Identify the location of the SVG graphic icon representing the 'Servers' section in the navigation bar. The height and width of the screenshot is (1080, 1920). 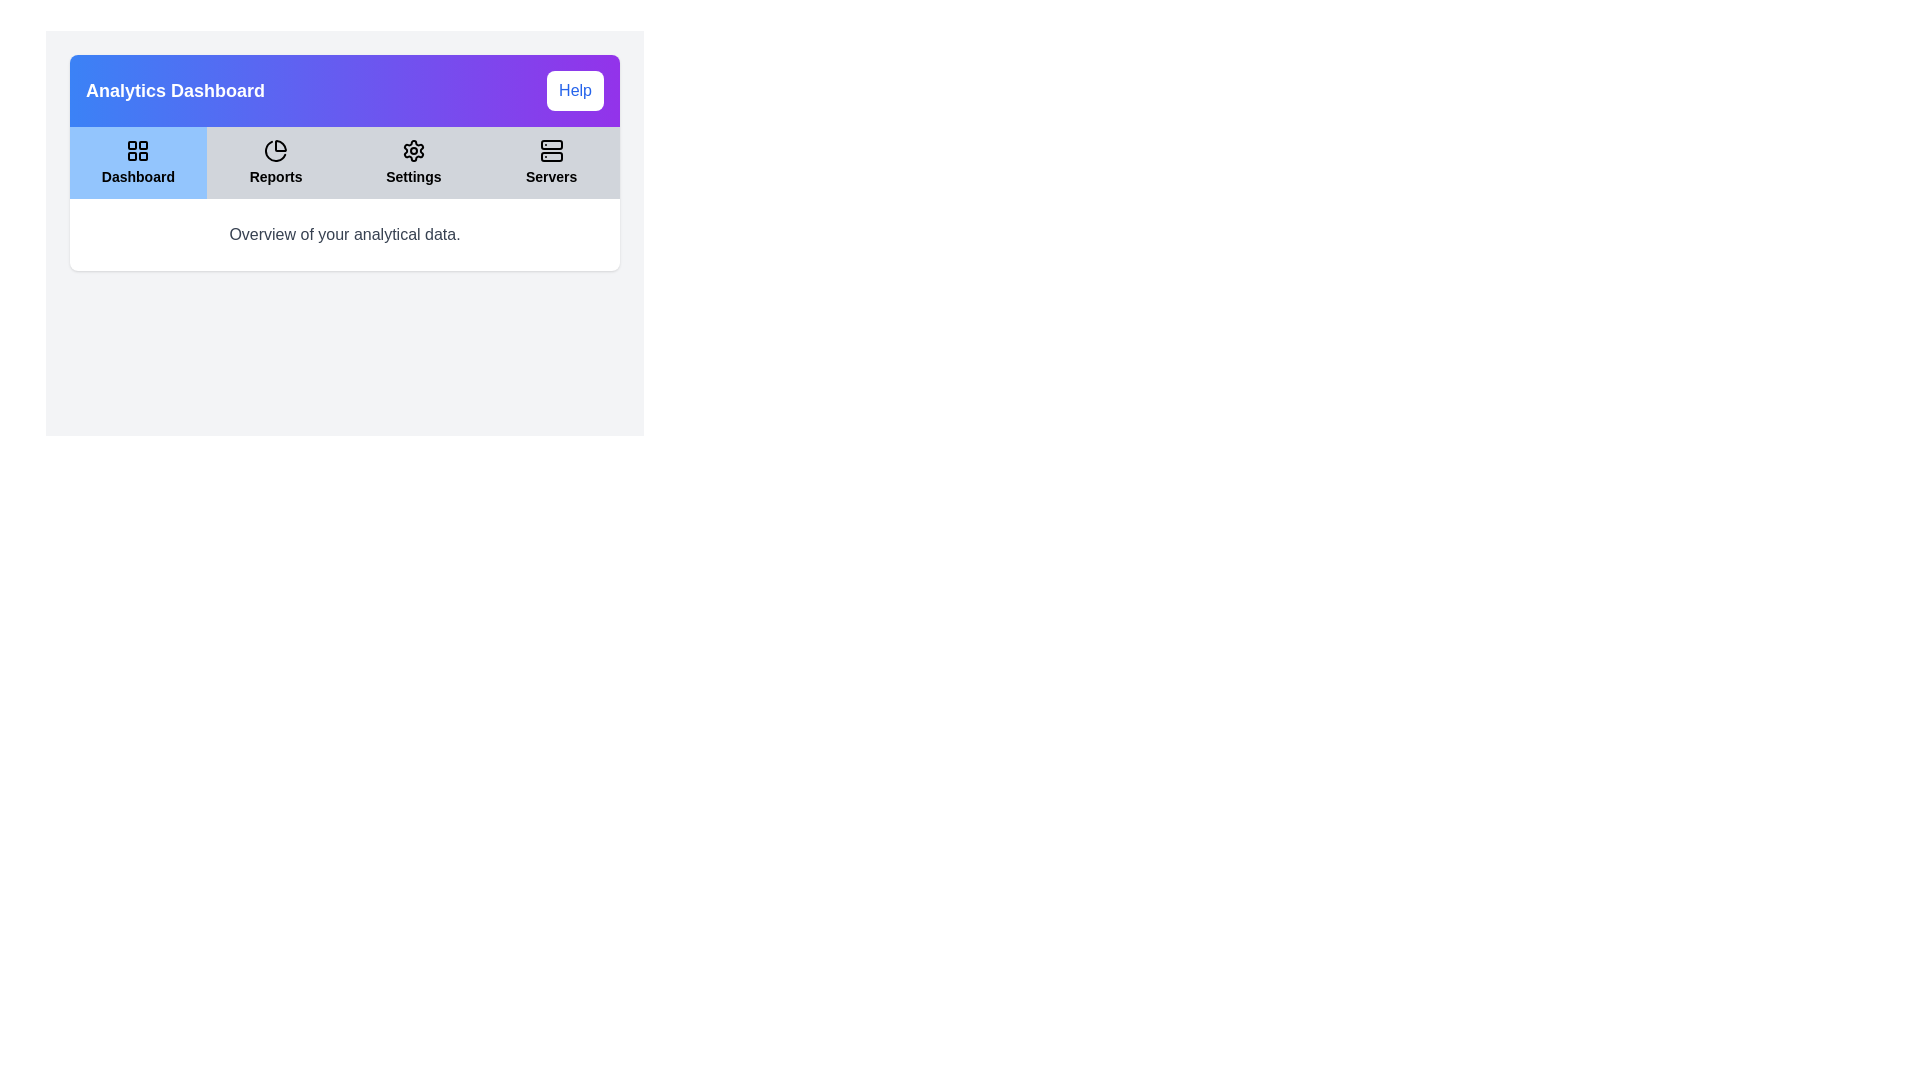
(551, 149).